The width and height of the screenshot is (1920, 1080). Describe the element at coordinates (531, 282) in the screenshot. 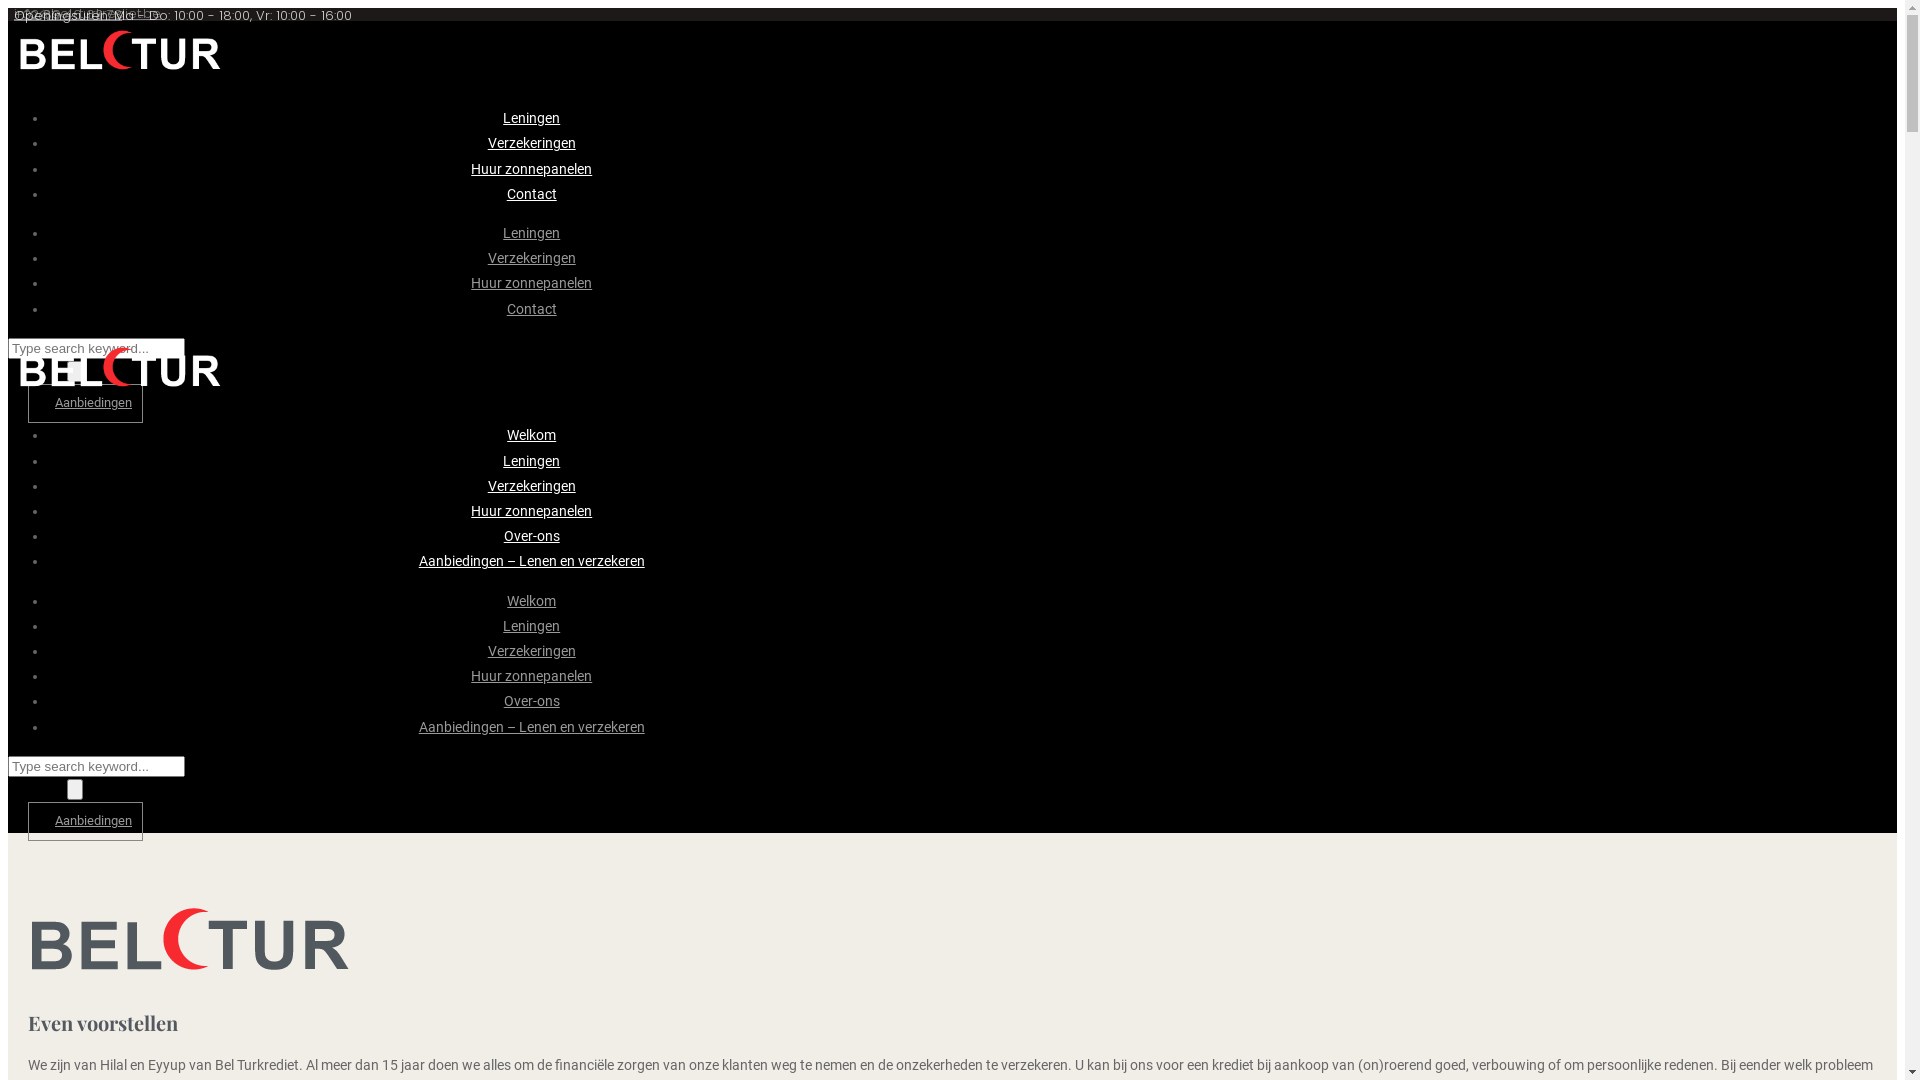

I see `'Huur zonnepanelen'` at that location.